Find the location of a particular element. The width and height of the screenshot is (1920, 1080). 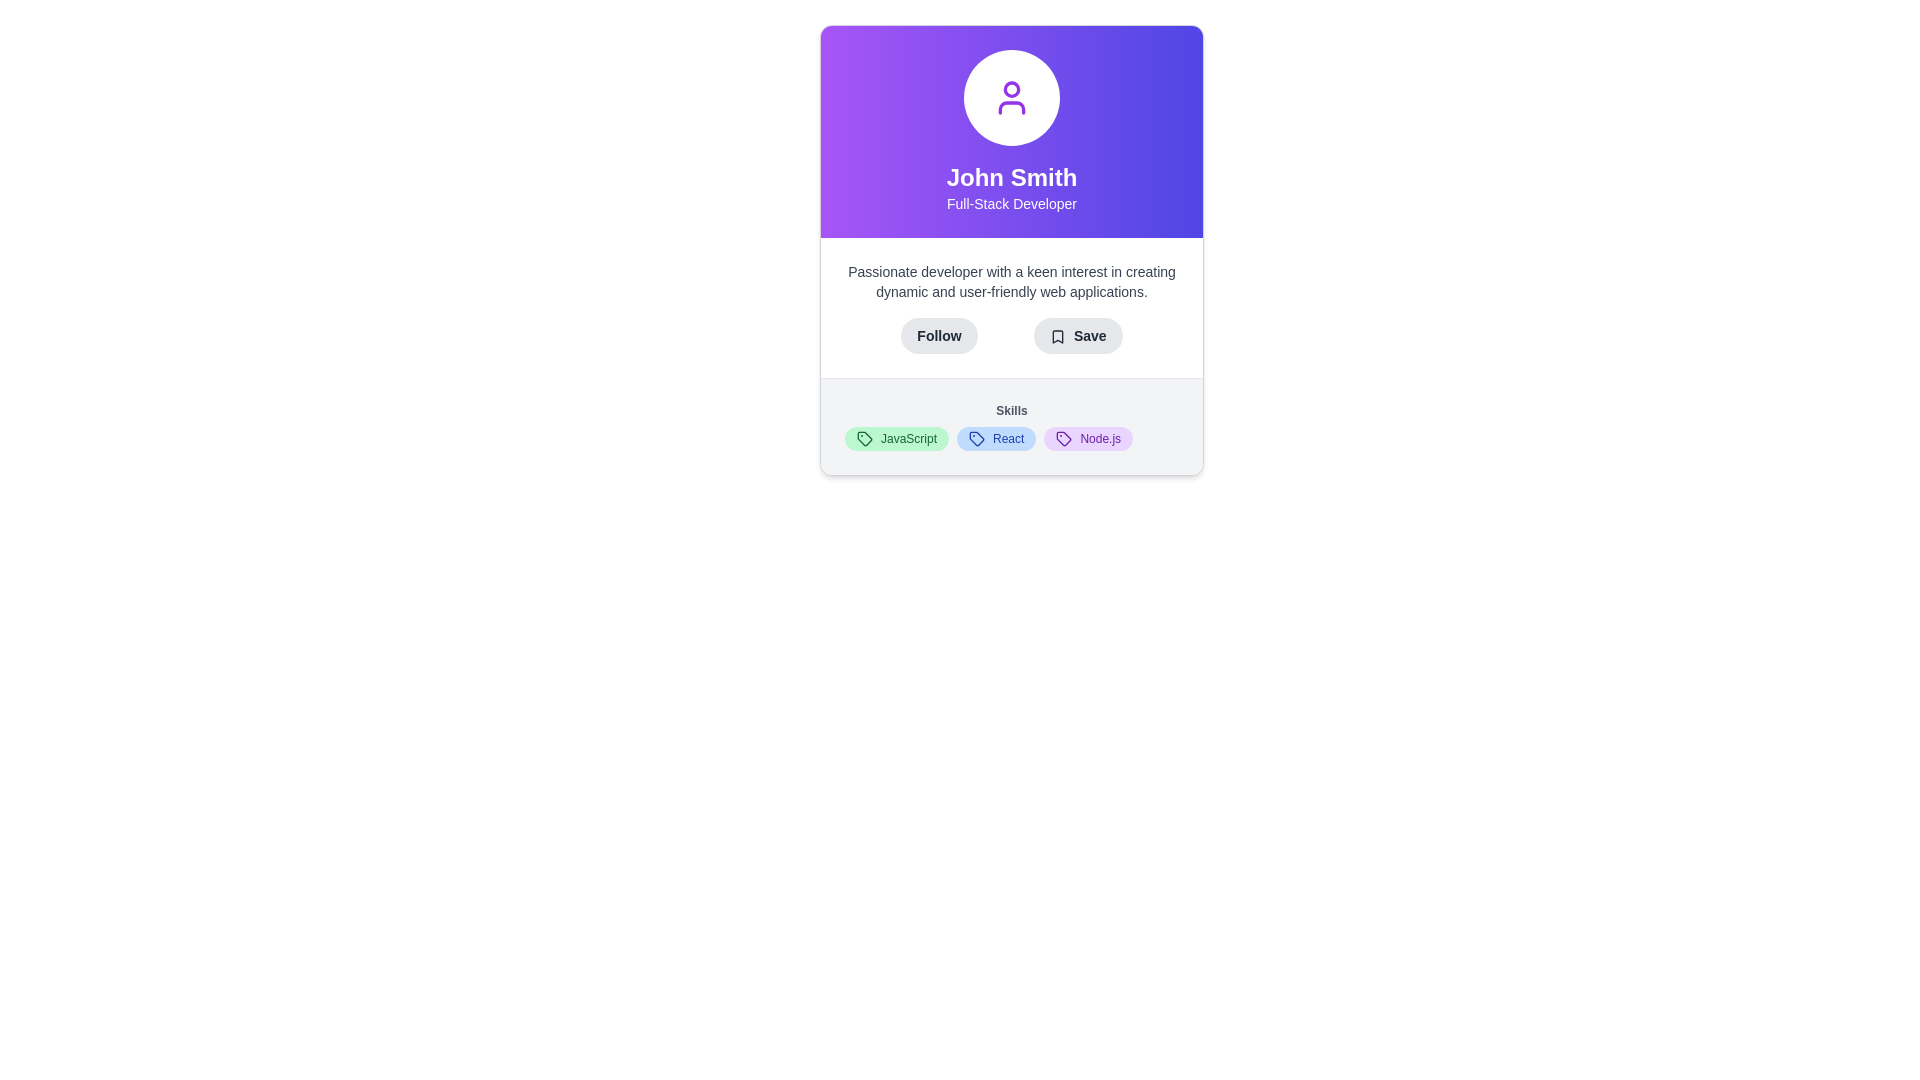

the circular part of the user icon in the profile card located above the text 'John Smith' is located at coordinates (1012, 87).